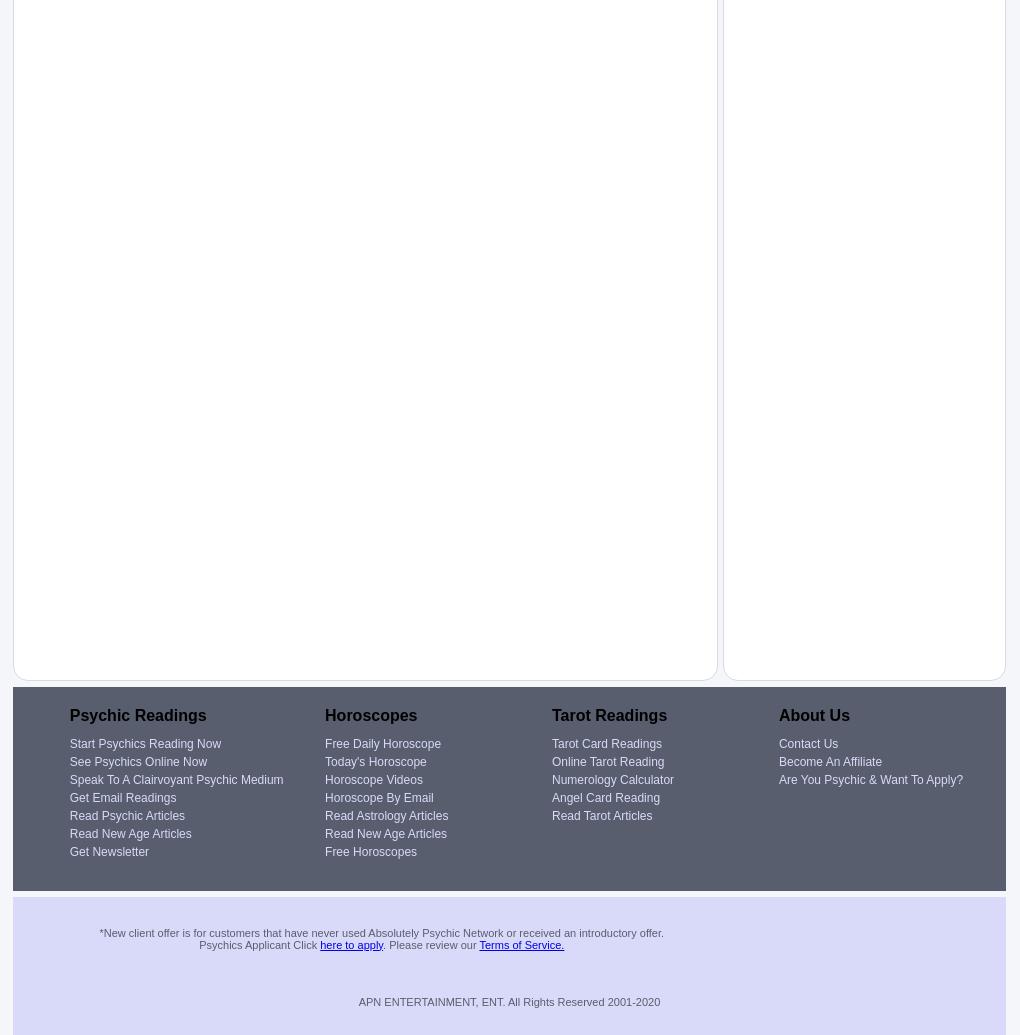 The image size is (1020, 1035). What do you see at coordinates (607, 760) in the screenshot?
I see `'Online Tarot Reading'` at bounding box center [607, 760].